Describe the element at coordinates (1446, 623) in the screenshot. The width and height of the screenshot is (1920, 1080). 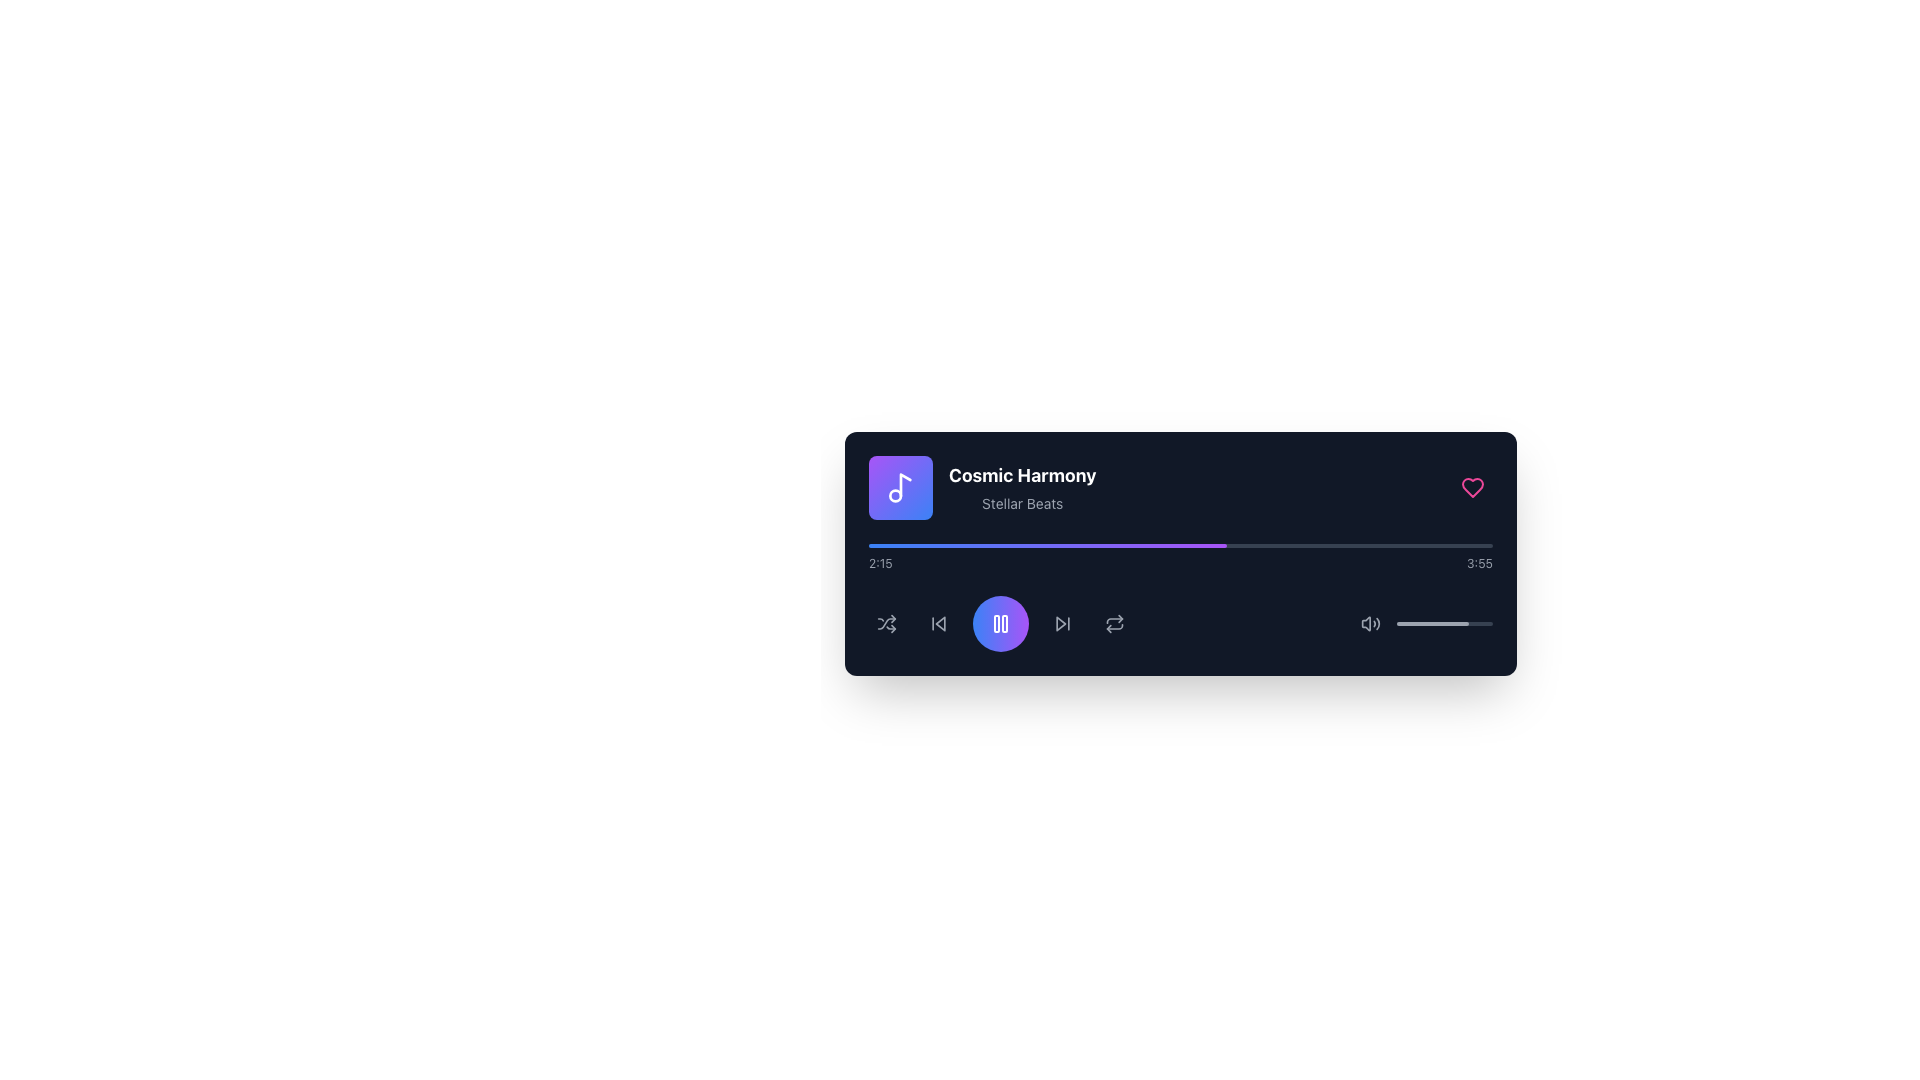
I see `the volume slider` at that location.